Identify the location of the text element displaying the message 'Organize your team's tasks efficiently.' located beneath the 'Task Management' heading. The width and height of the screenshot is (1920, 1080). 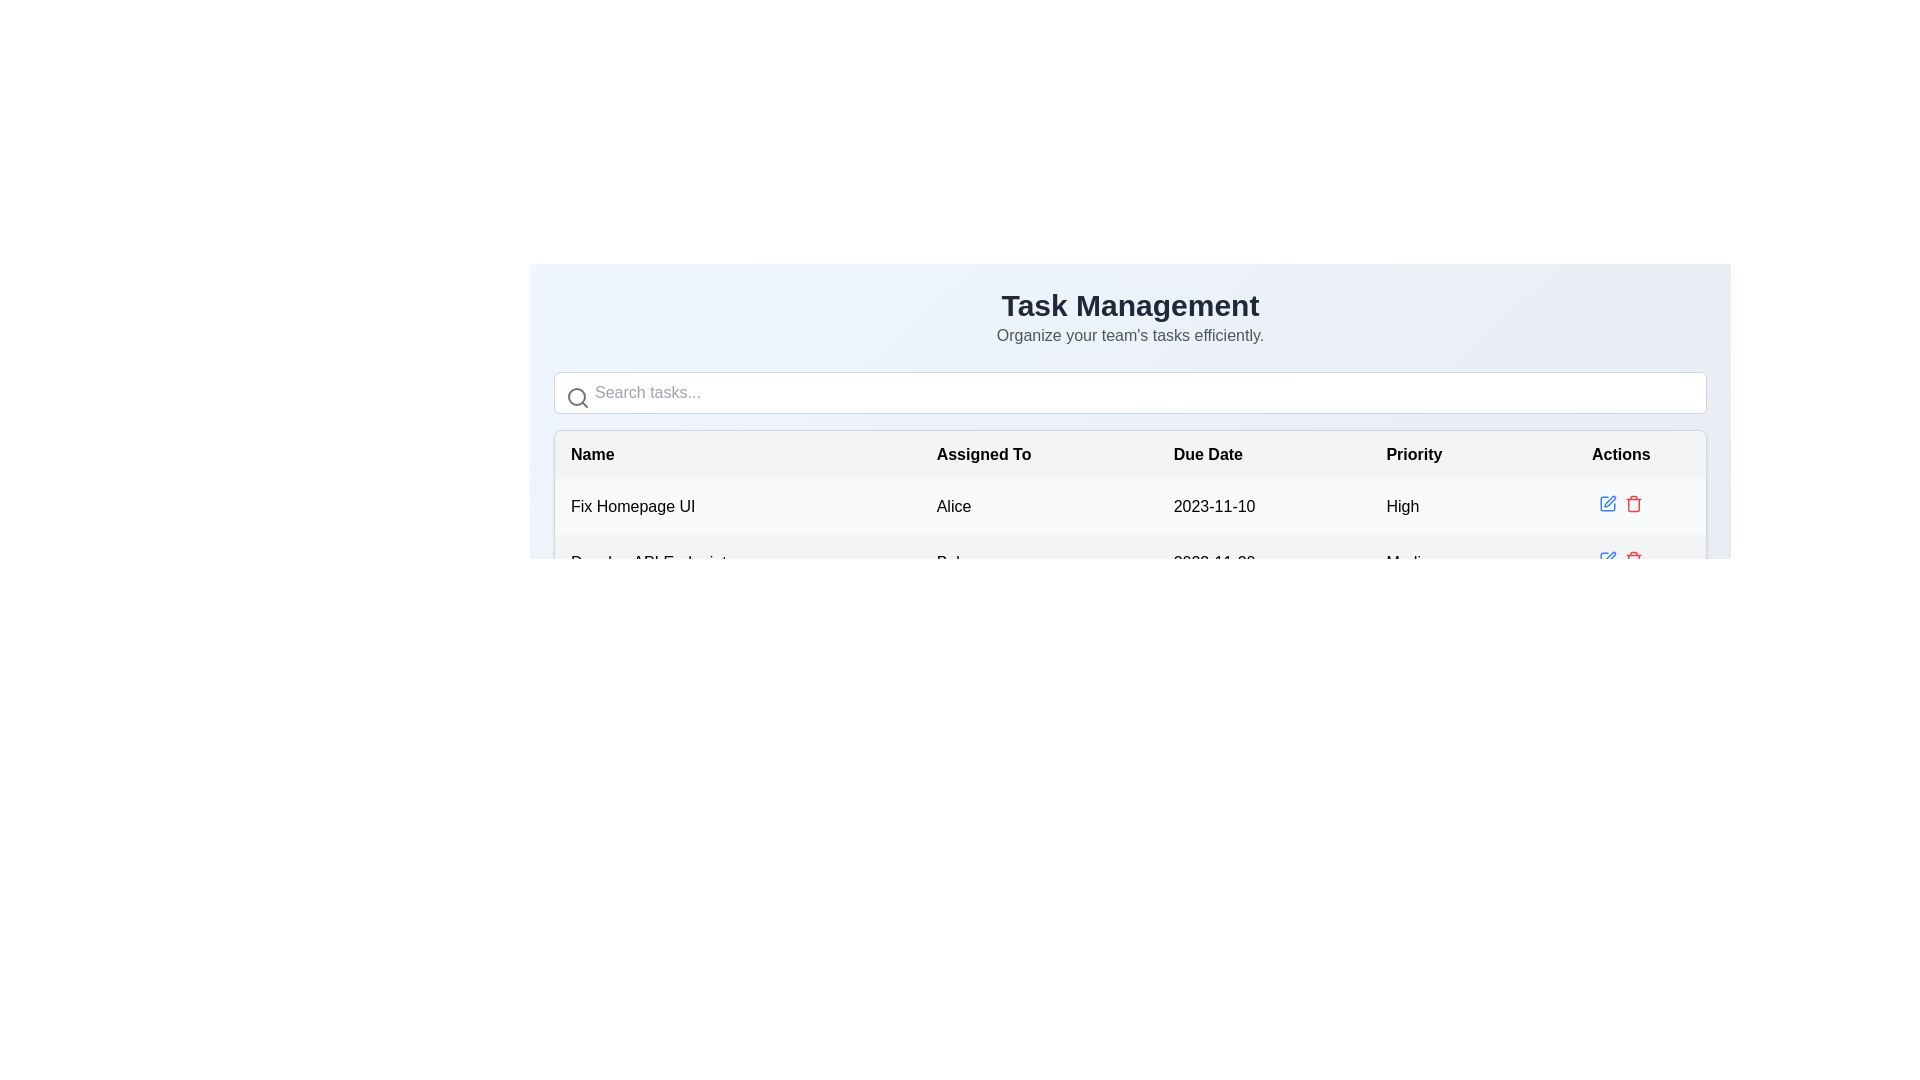
(1130, 334).